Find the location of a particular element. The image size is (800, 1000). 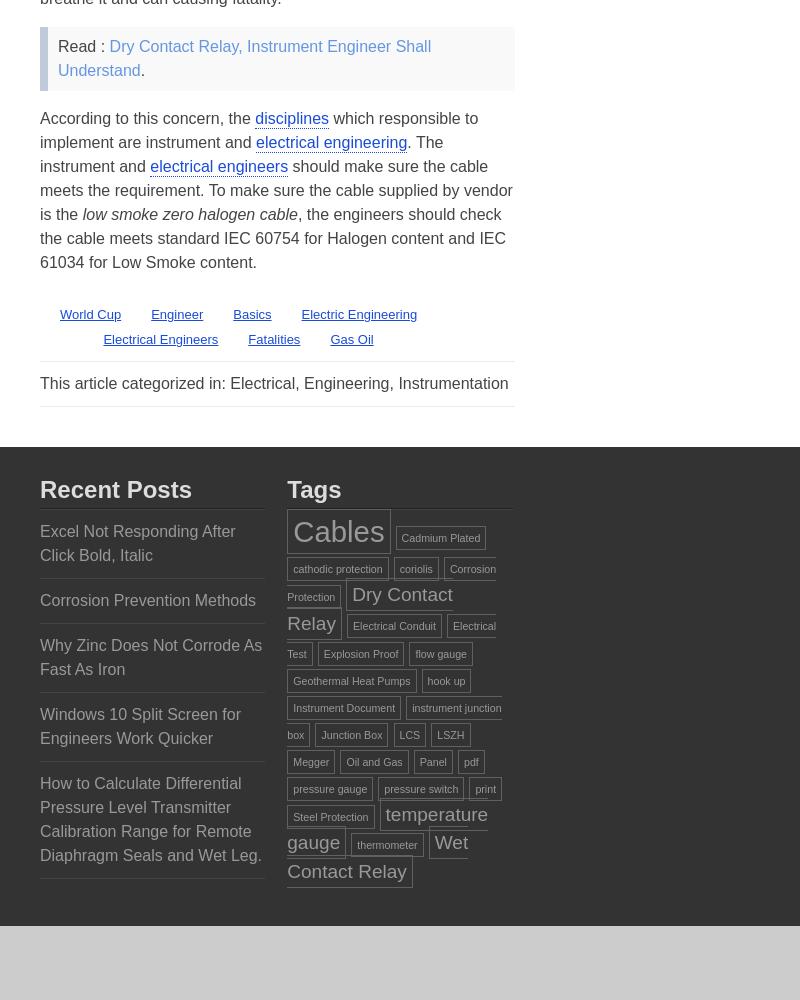

'temperature gauge' is located at coordinates (386, 827).